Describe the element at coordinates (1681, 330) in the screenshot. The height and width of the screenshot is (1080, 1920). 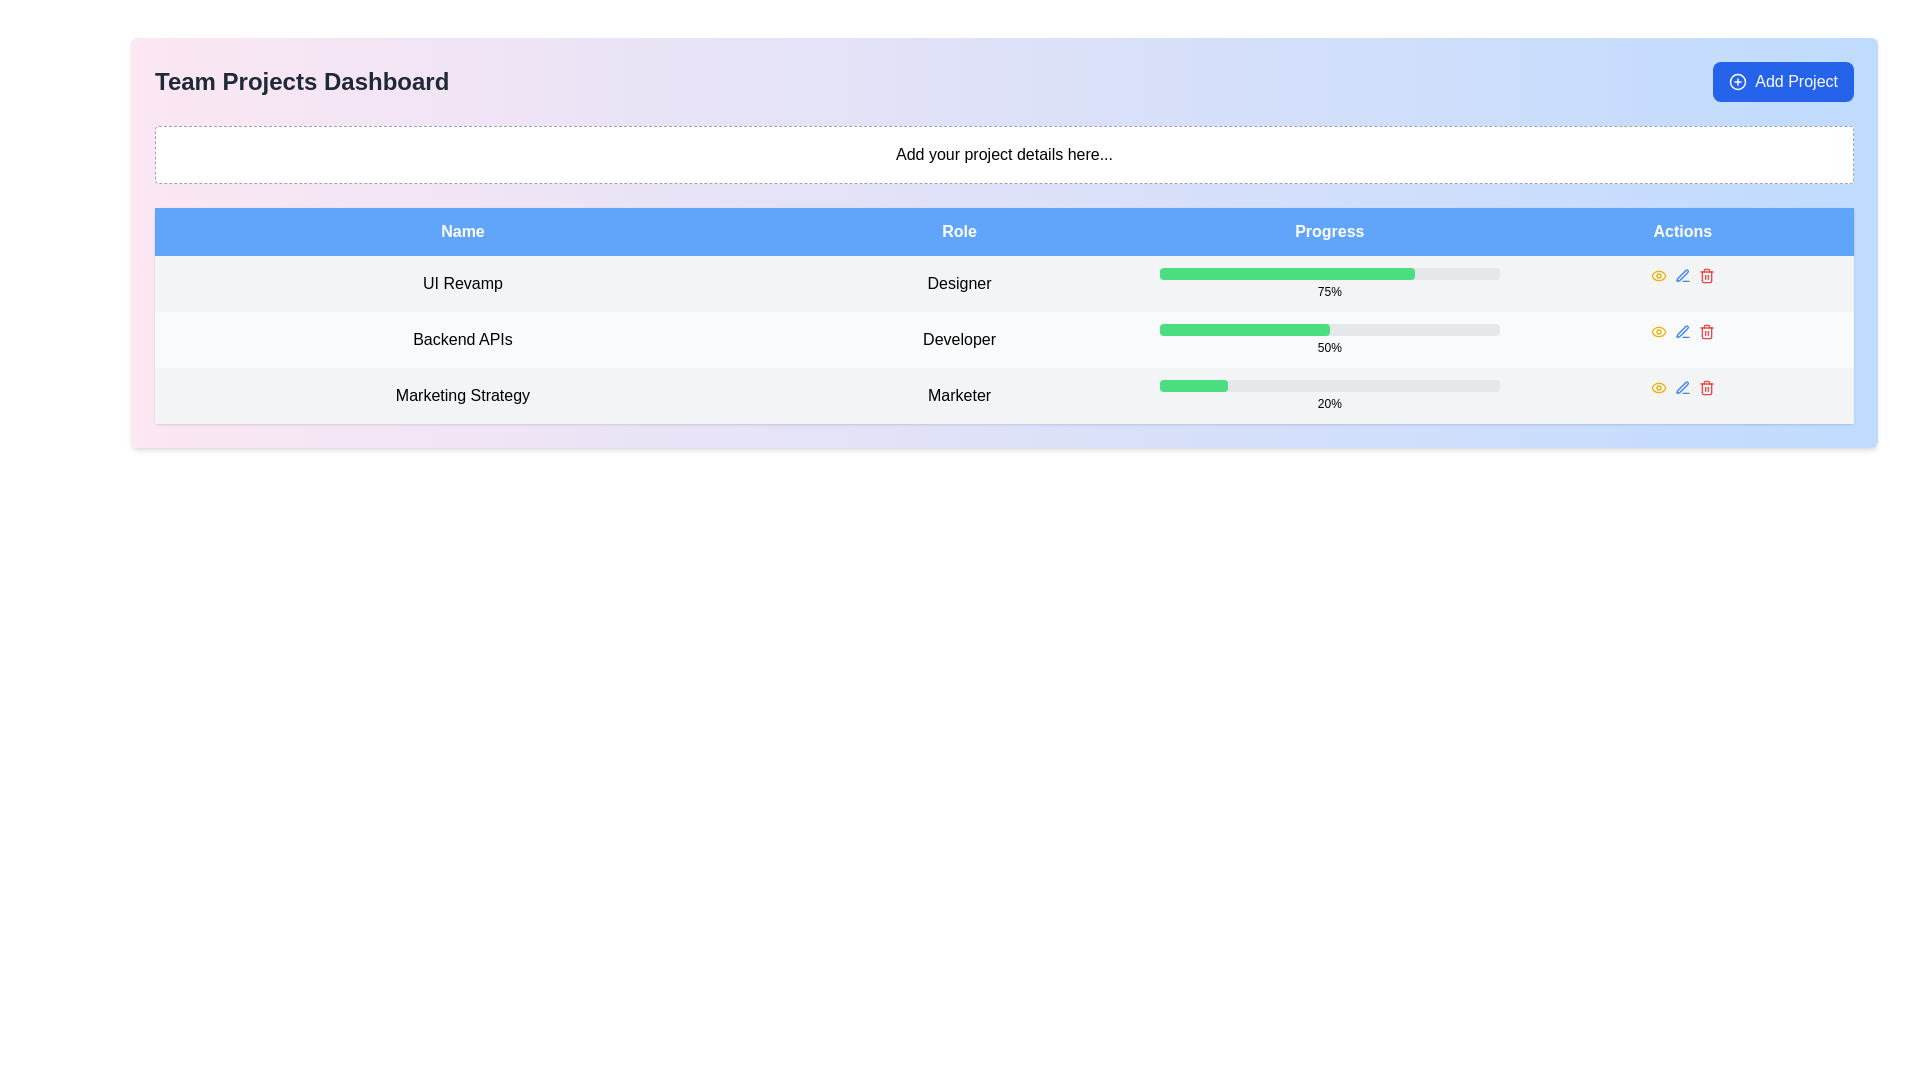
I see `the pen icon button in the Actions column for the 'Backend APIs' project to initiate editing` at that location.